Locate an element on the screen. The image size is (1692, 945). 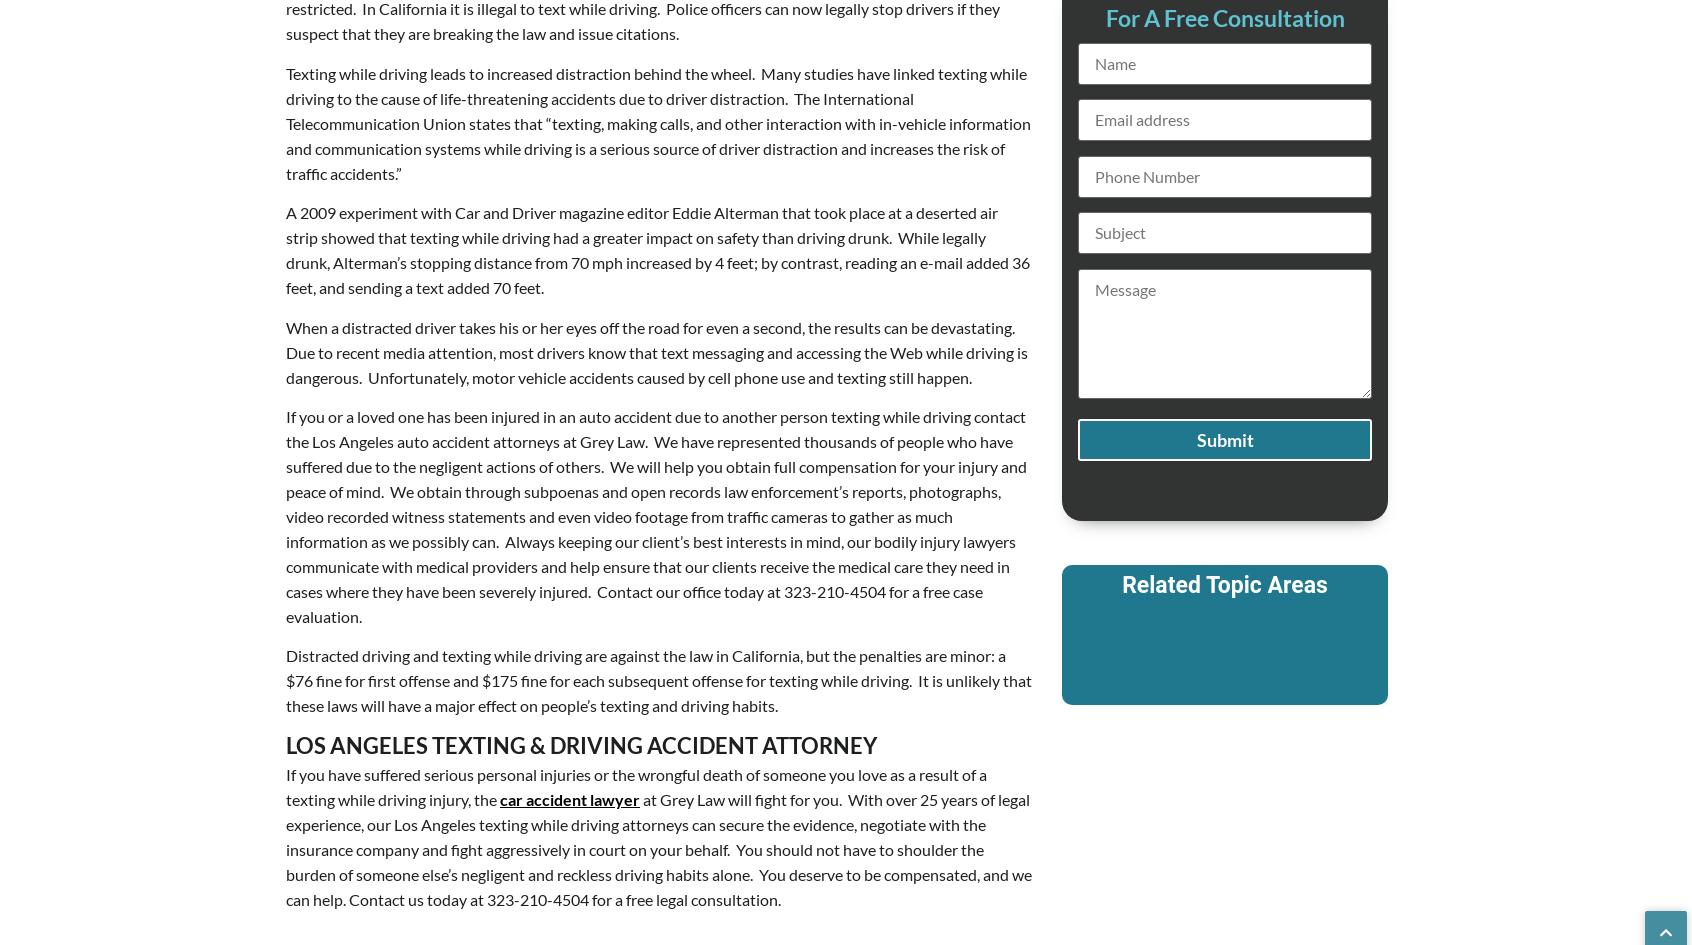
'LOS ANGELES TEXTING & DRIVING ACCIDENT ATTORNEY' is located at coordinates (580, 743).